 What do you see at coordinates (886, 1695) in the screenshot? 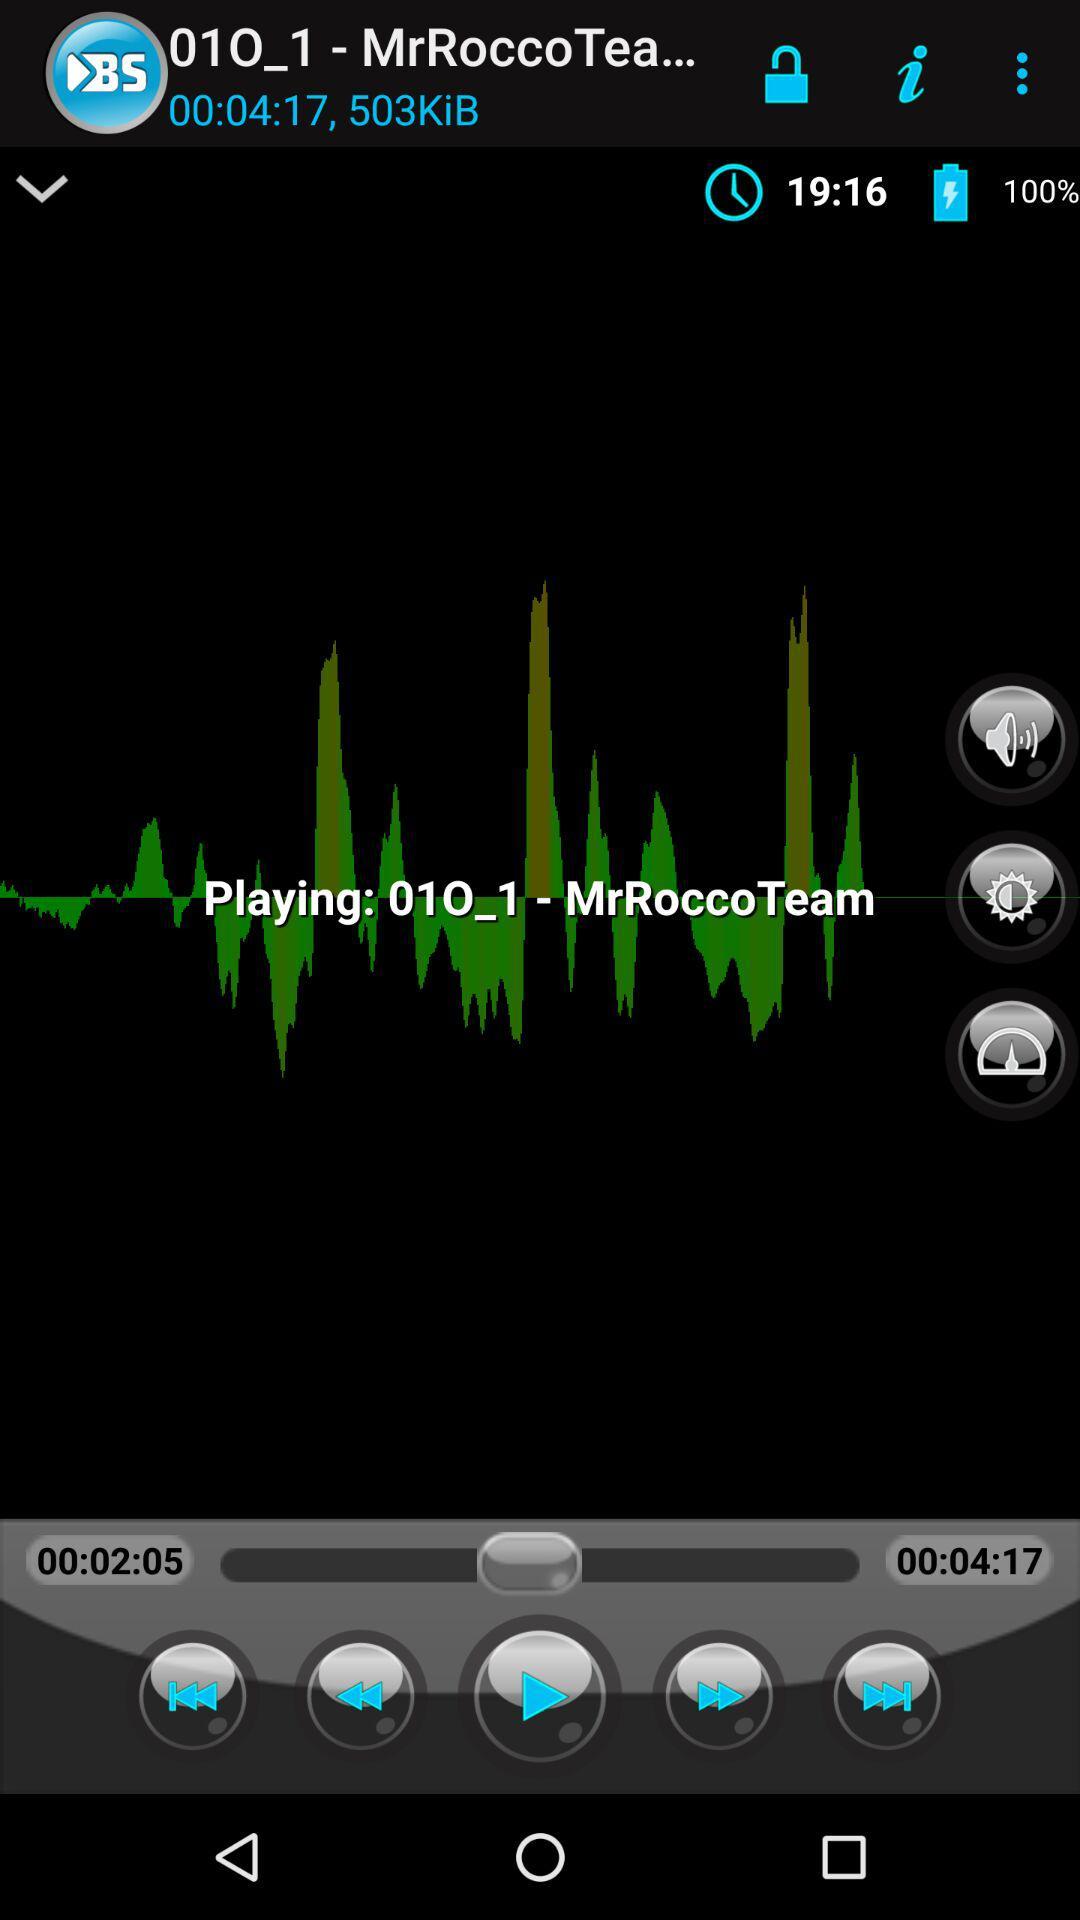
I see `forword button` at bounding box center [886, 1695].